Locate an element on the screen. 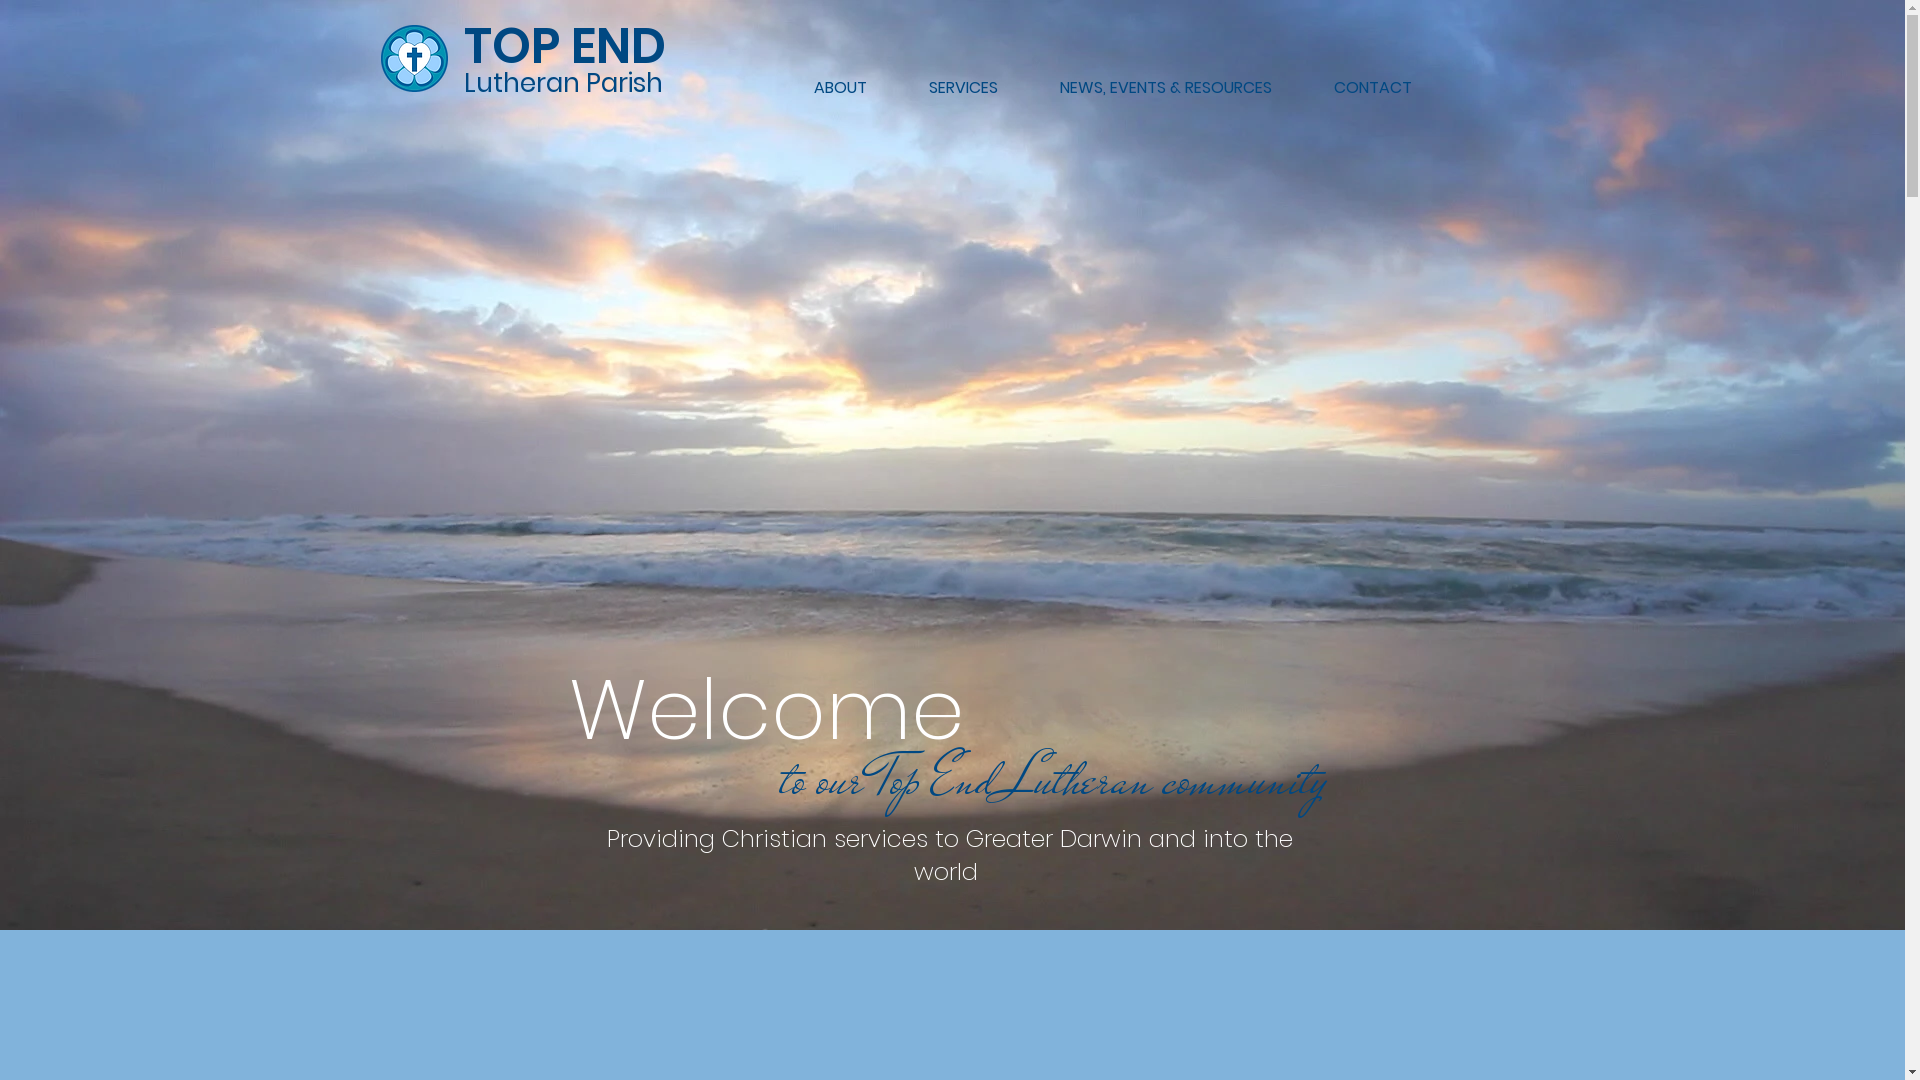  'TOP END' is located at coordinates (564, 45).